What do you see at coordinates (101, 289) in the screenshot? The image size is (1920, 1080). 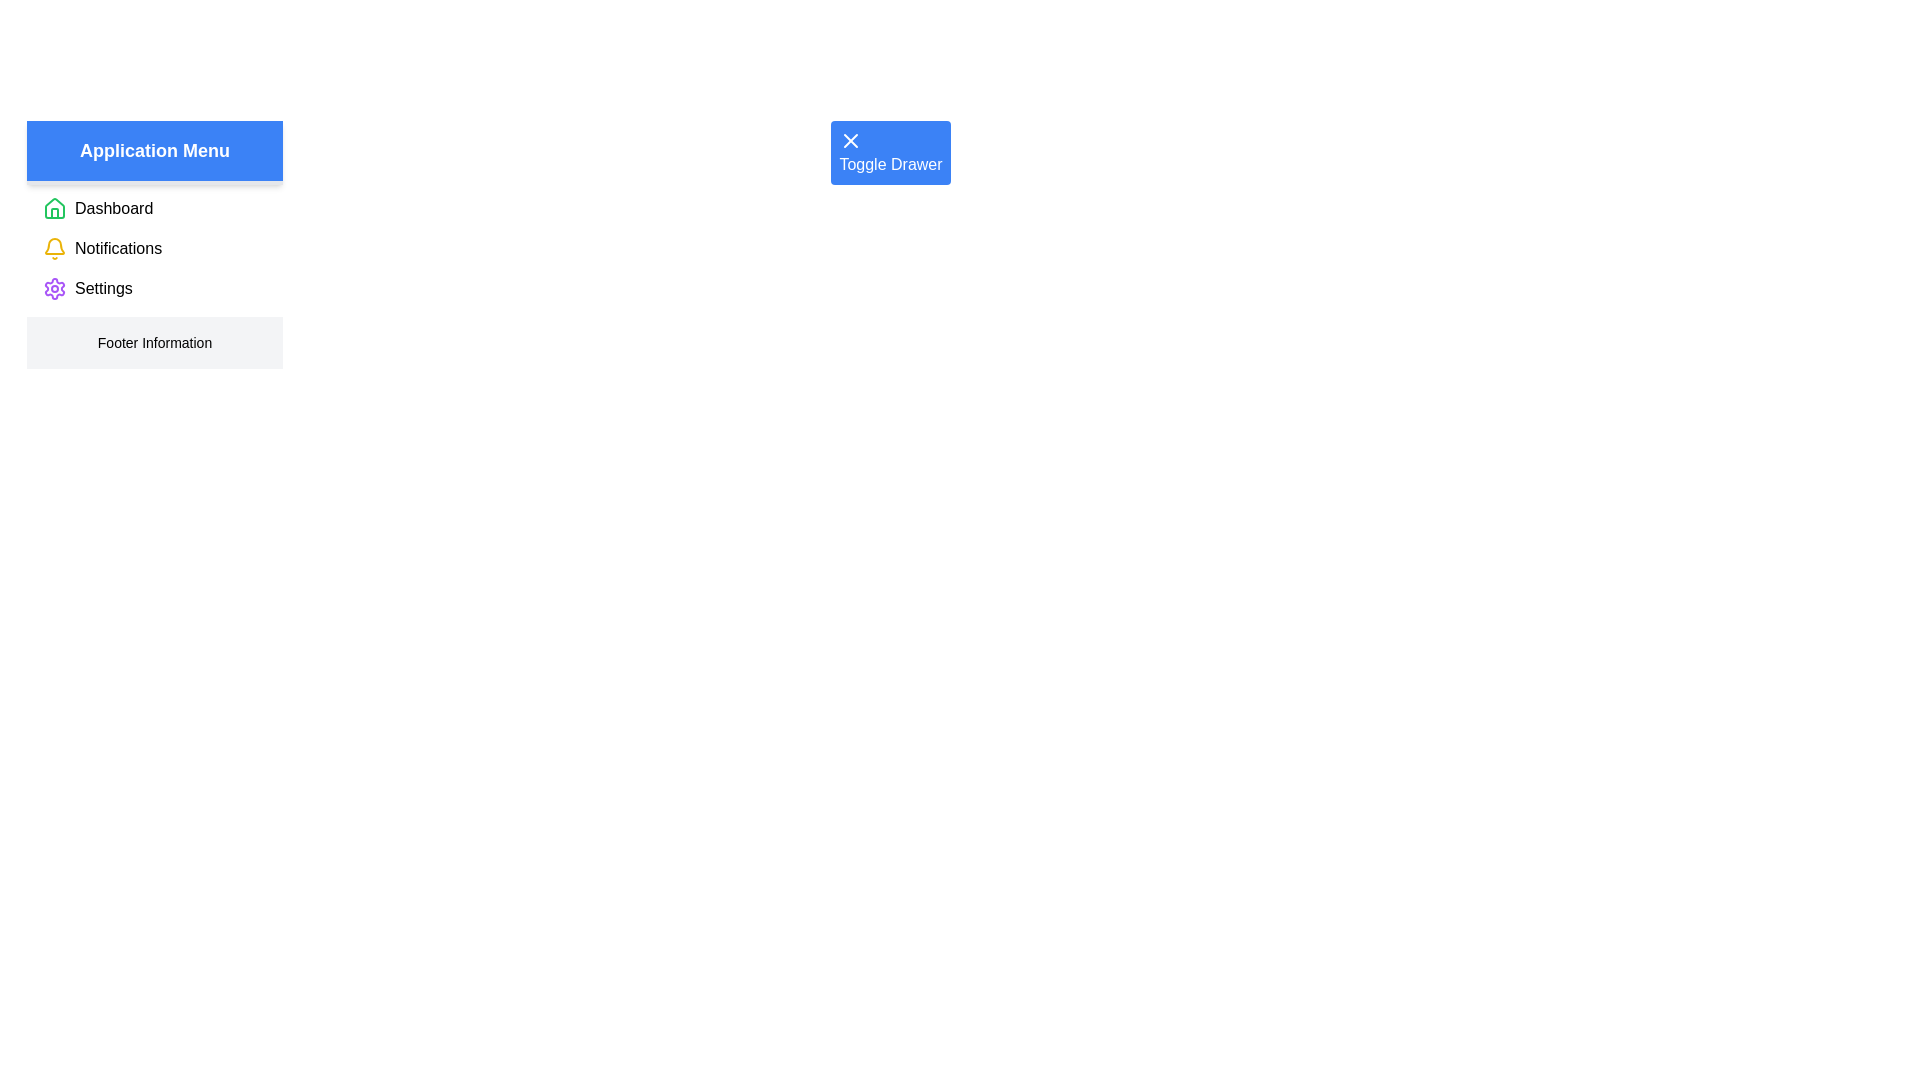 I see `the menu item Settings and click it` at bounding box center [101, 289].